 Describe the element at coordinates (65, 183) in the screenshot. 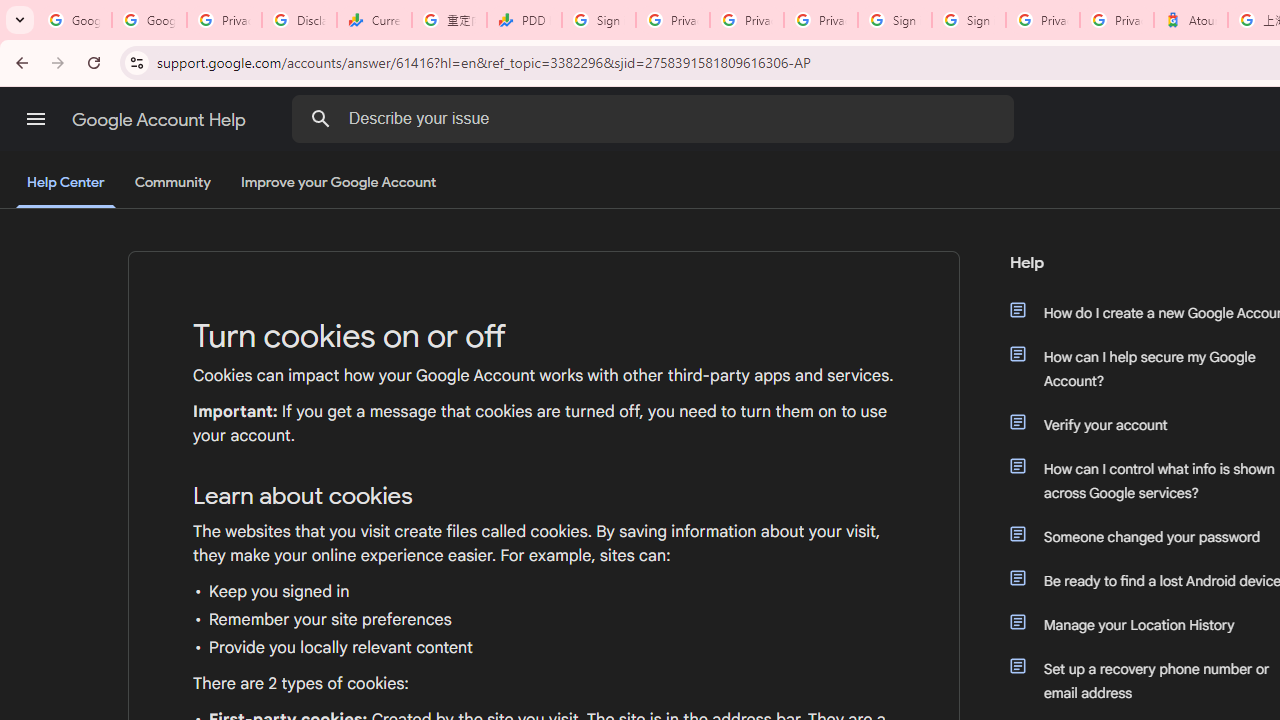

I see `'Help Center'` at that location.